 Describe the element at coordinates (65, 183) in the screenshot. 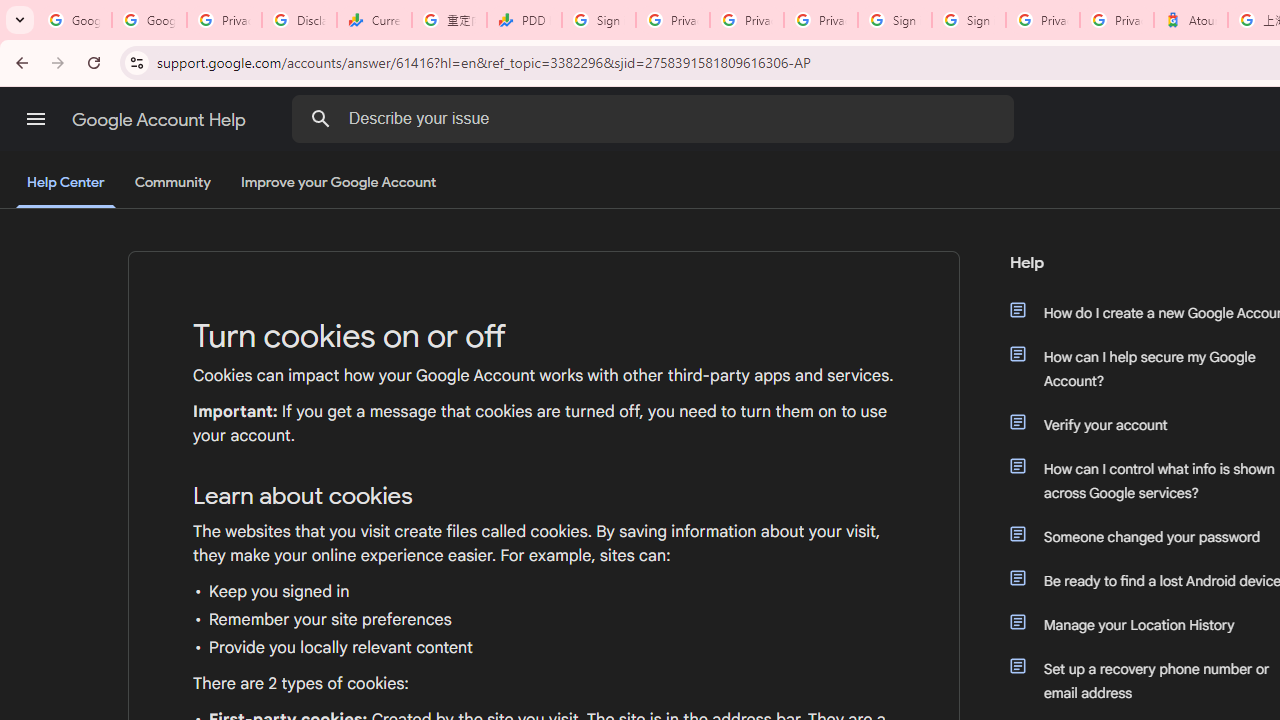

I see `'Help Center'` at that location.